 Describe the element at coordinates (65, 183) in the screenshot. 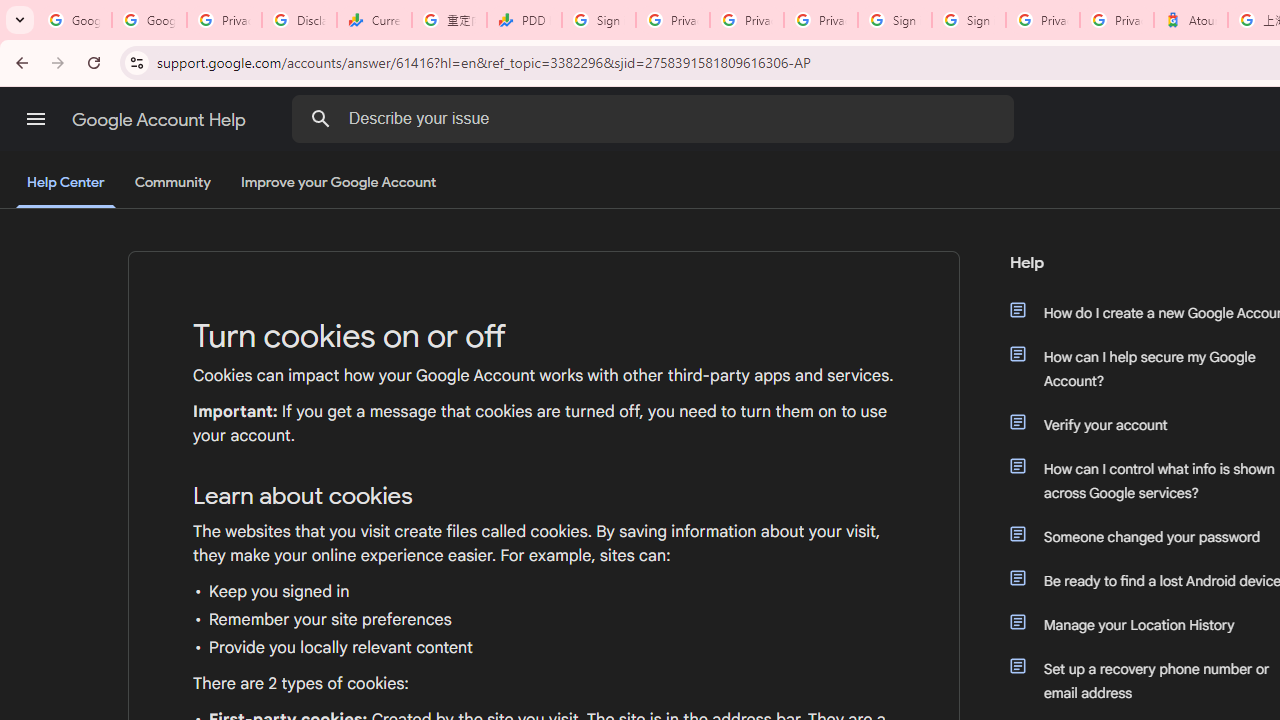

I see `'Help Center'` at that location.